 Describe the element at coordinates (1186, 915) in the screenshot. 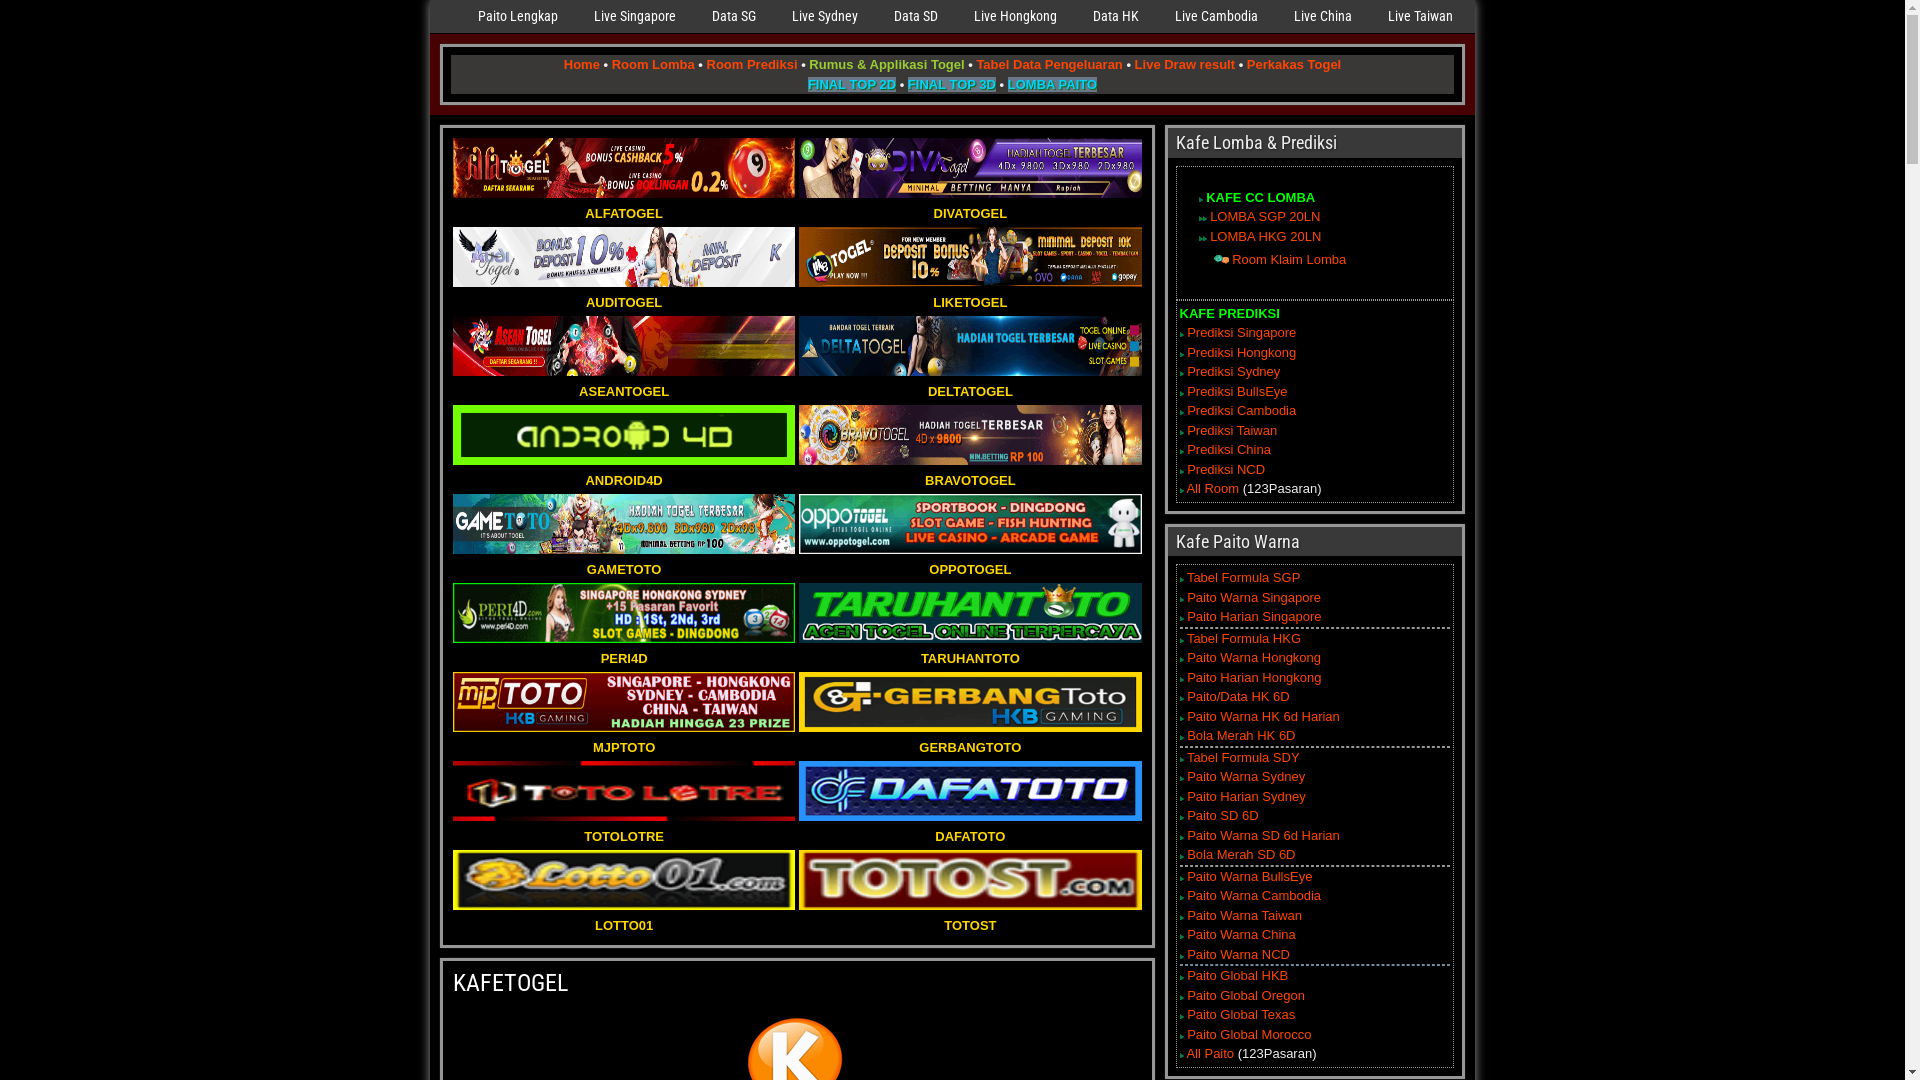

I see `'Paito Warna Taiwan'` at that location.